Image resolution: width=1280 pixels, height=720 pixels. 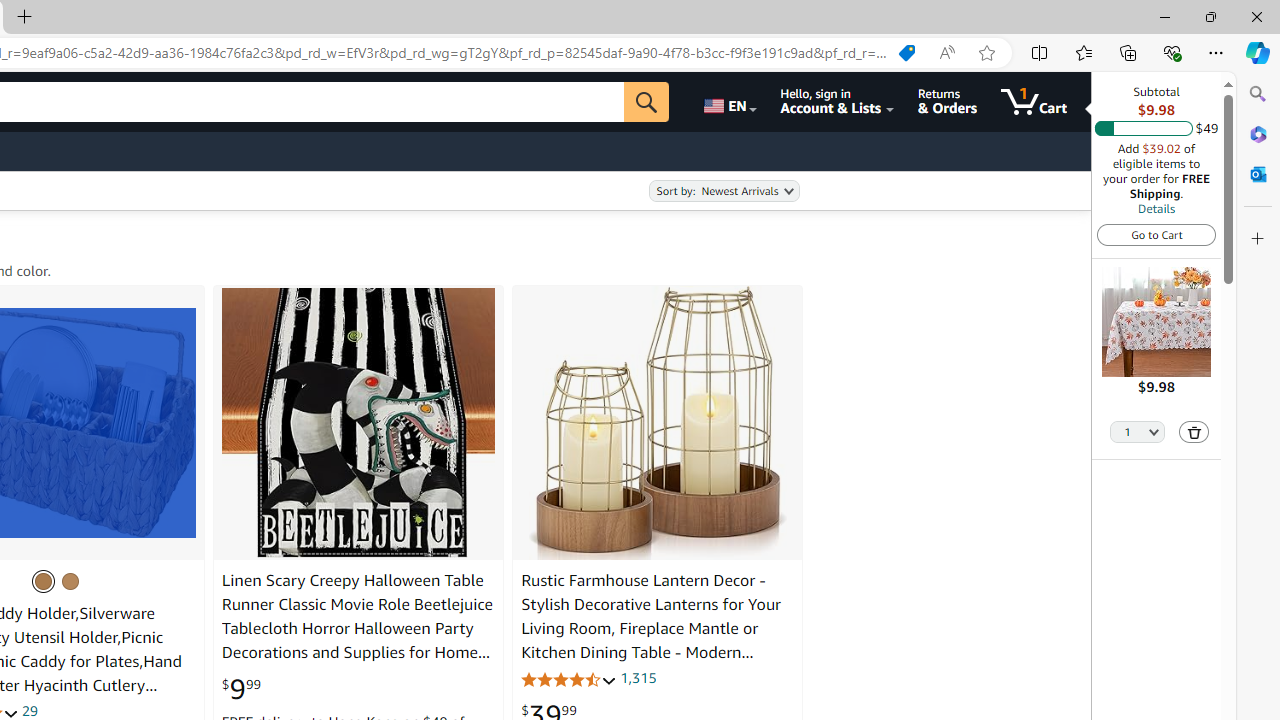 I want to click on 'Go', so click(x=647, y=101).